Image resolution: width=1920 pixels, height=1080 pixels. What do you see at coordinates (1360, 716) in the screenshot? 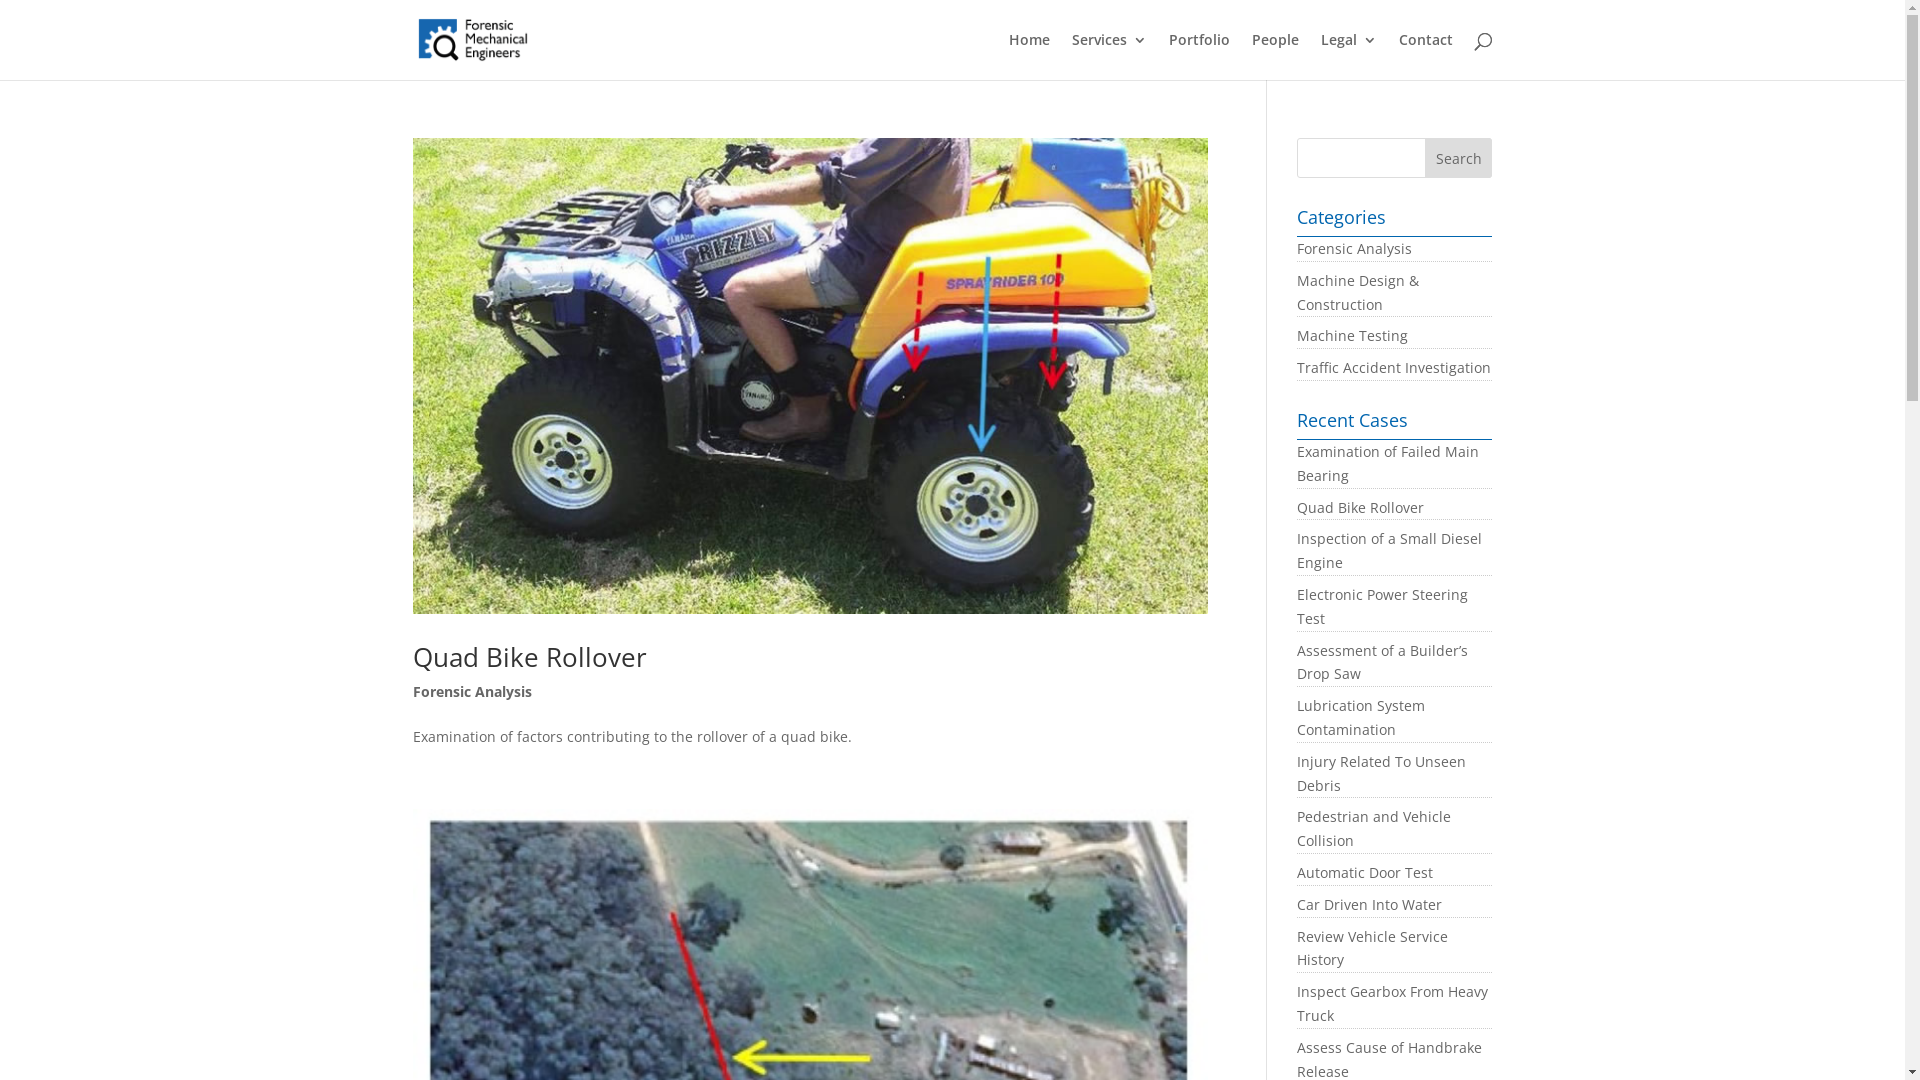
I see `'Lubrication System Contamination'` at bounding box center [1360, 716].